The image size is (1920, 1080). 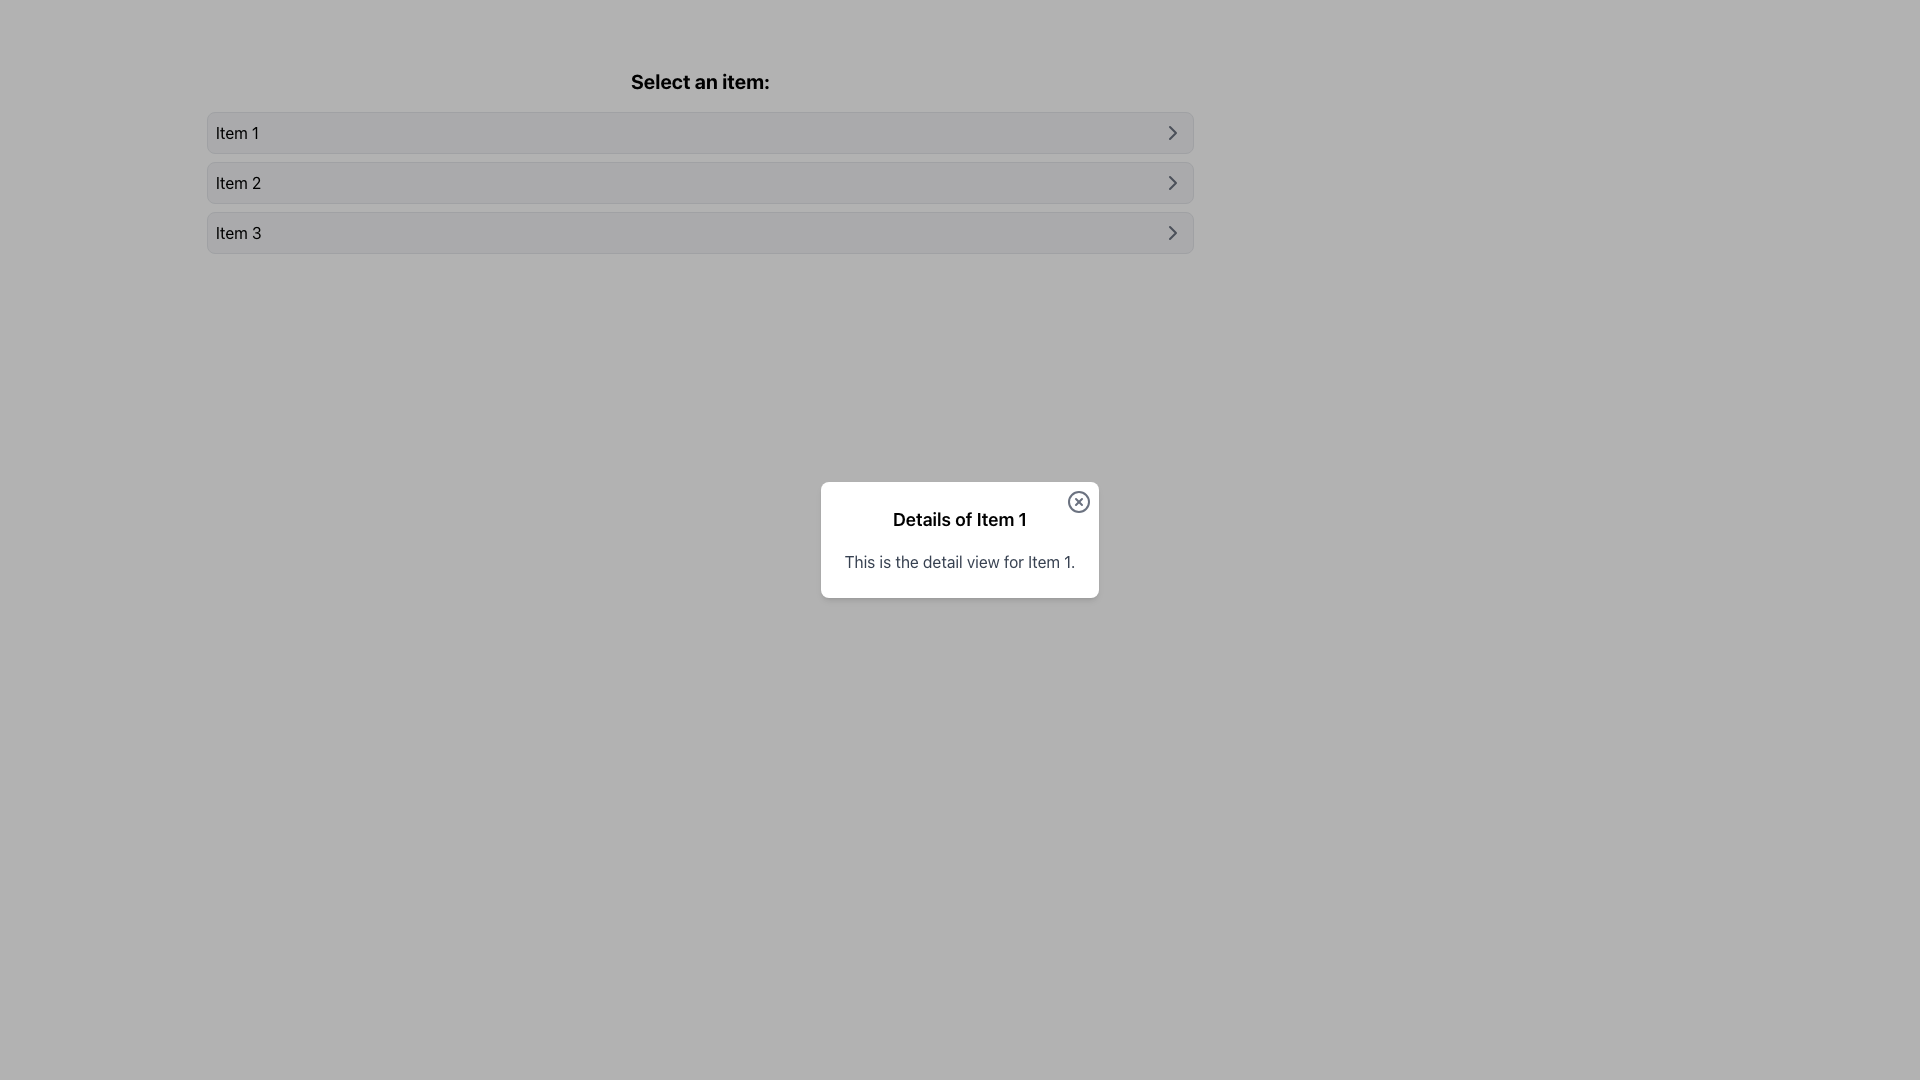 What do you see at coordinates (1172, 132) in the screenshot?
I see `the Chevron Icon located at the far right of the row labeled 'Item 1' to trigger an action` at bounding box center [1172, 132].